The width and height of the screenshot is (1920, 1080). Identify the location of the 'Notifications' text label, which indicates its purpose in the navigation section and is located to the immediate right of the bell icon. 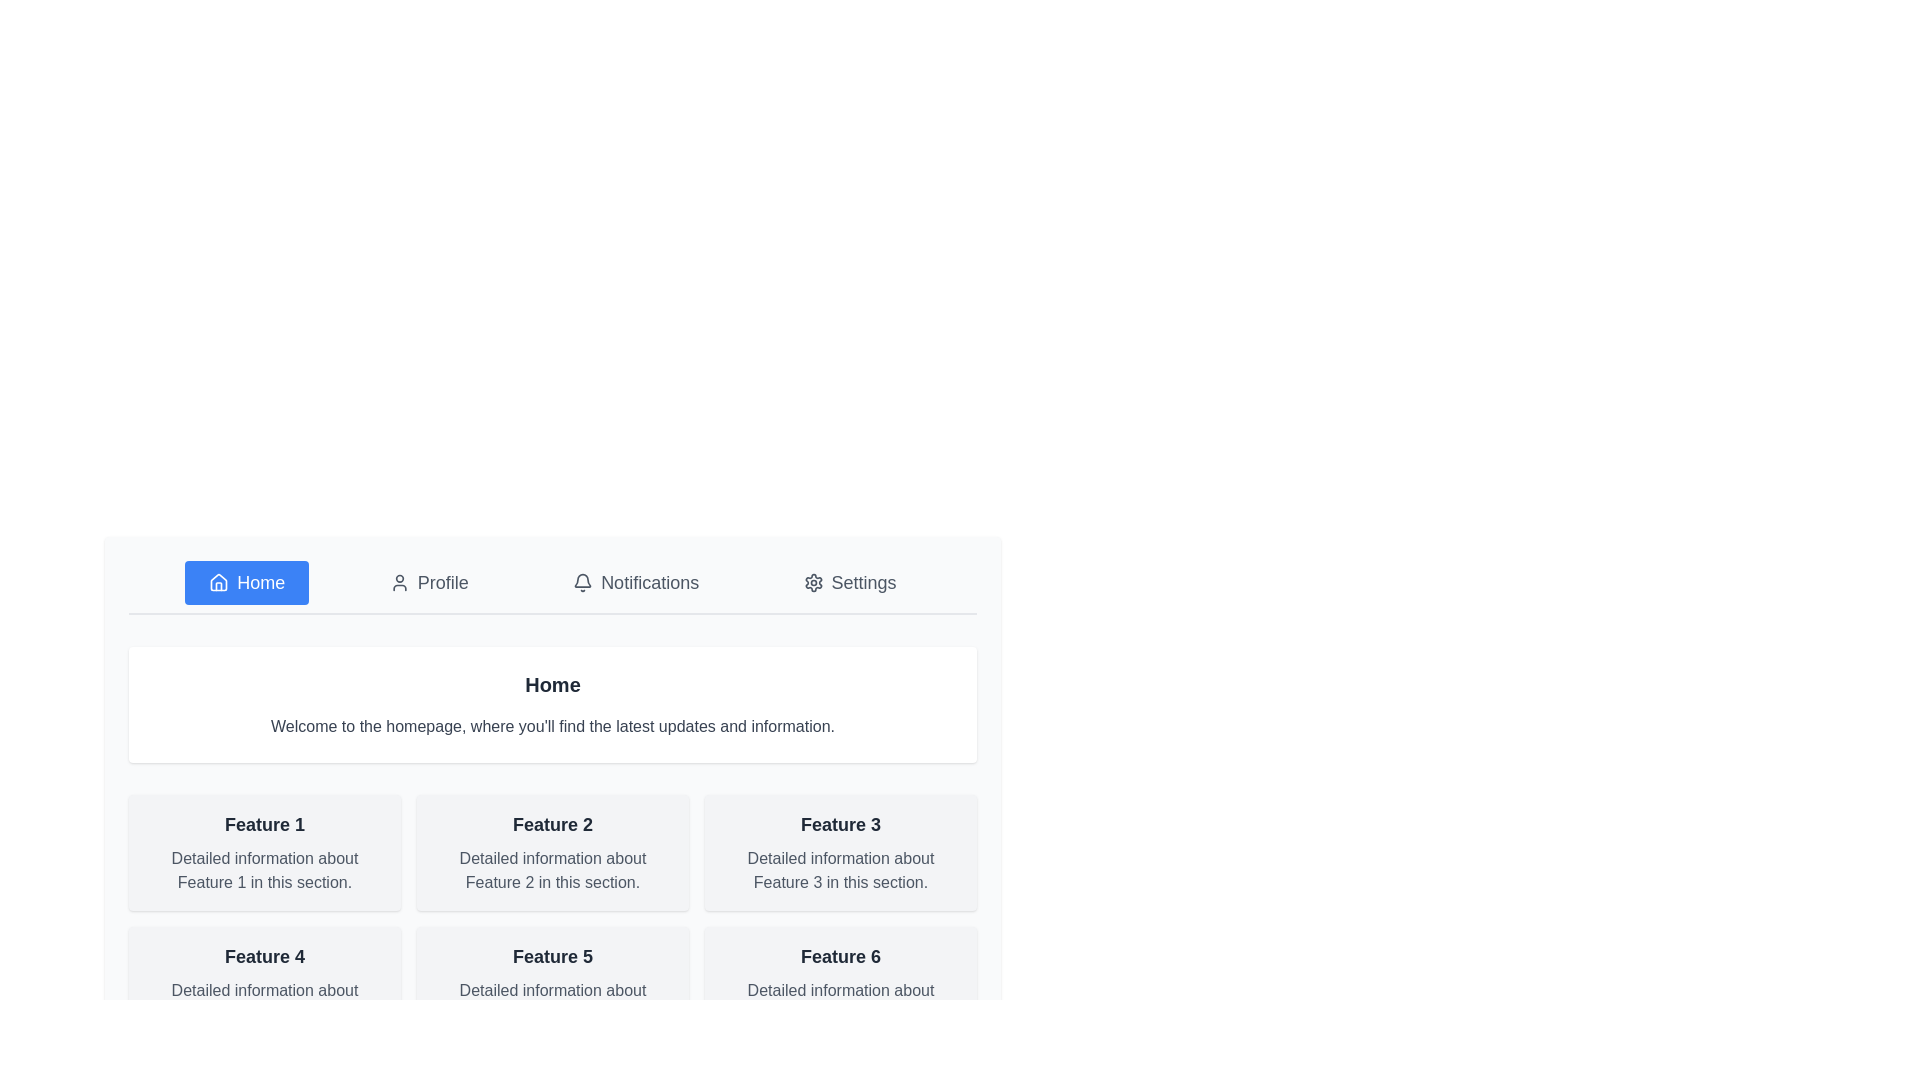
(650, 582).